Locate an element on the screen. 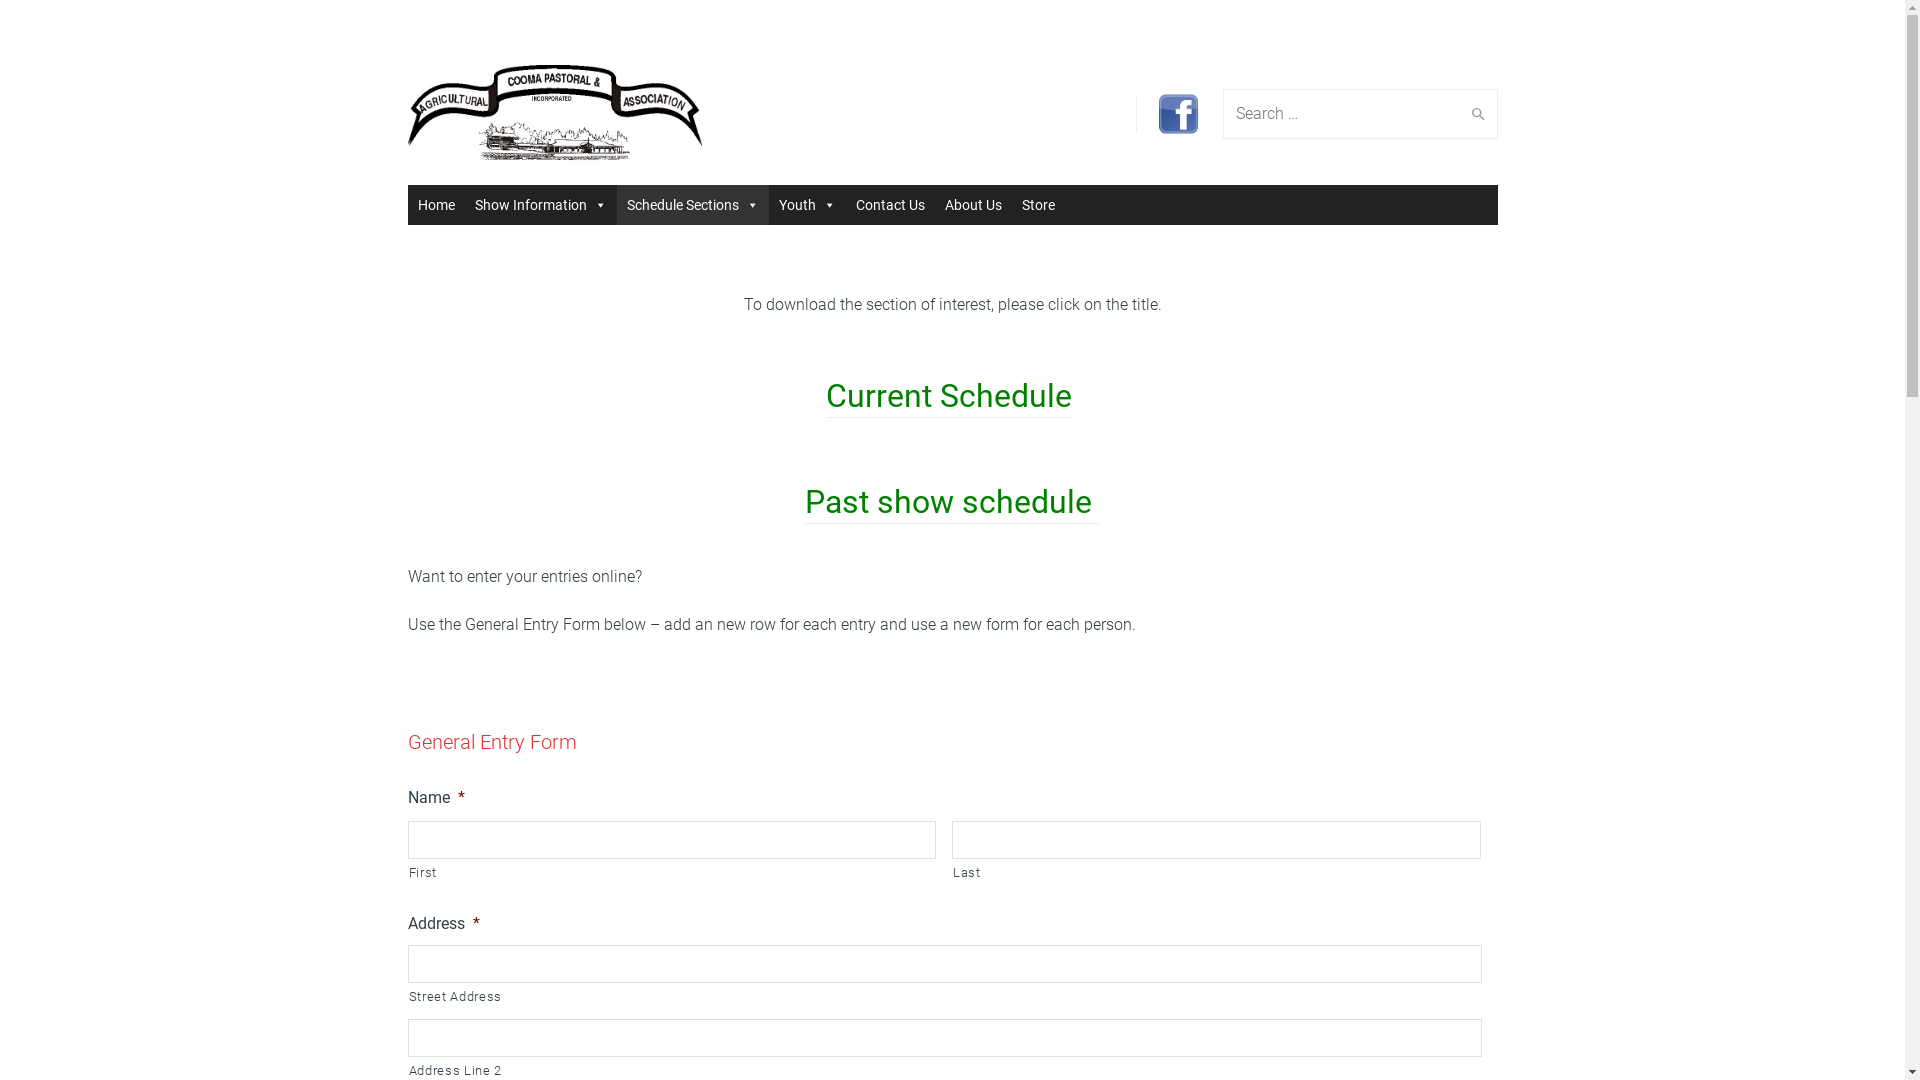 The width and height of the screenshot is (1920, 1080). 'Search' is located at coordinates (1473, 112).